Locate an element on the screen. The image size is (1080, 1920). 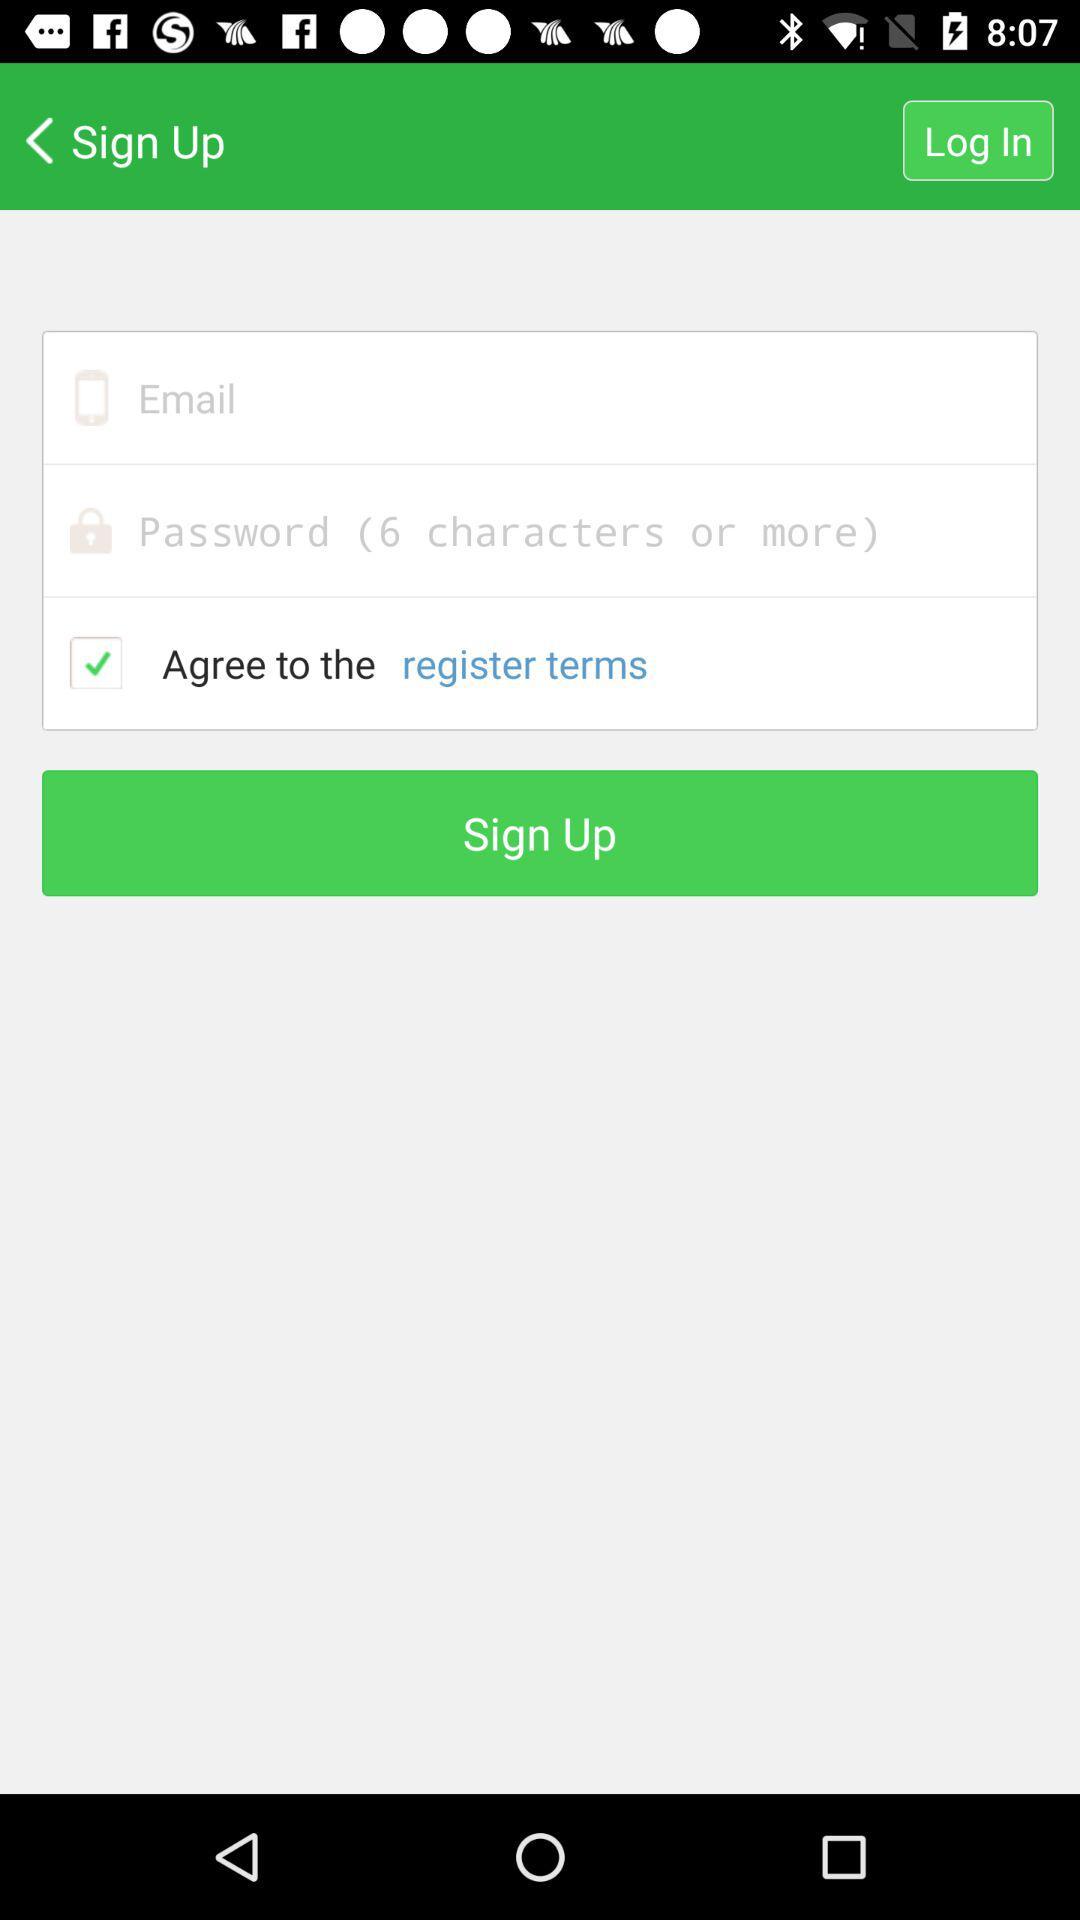
the space is used to enter the password is located at coordinates (540, 530).